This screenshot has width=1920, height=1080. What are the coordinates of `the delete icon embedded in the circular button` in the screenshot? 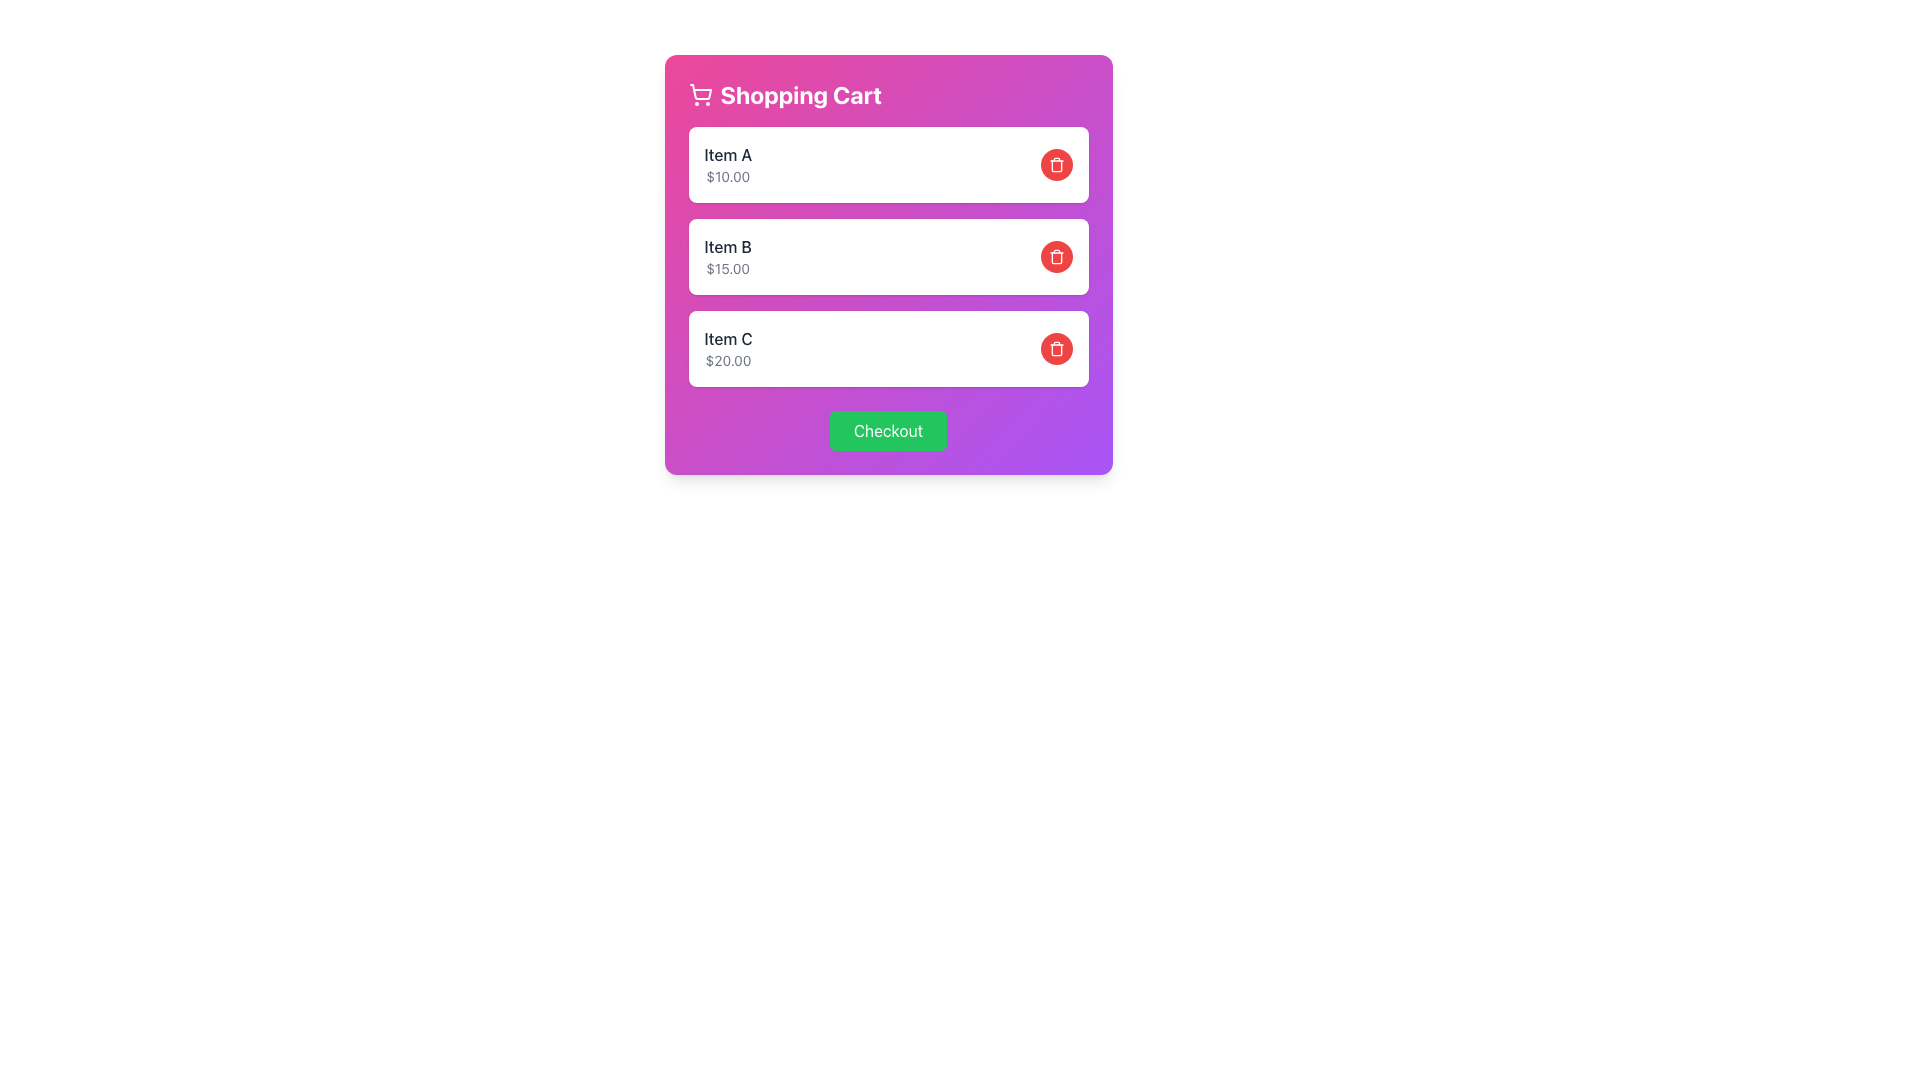 It's located at (1055, 164).